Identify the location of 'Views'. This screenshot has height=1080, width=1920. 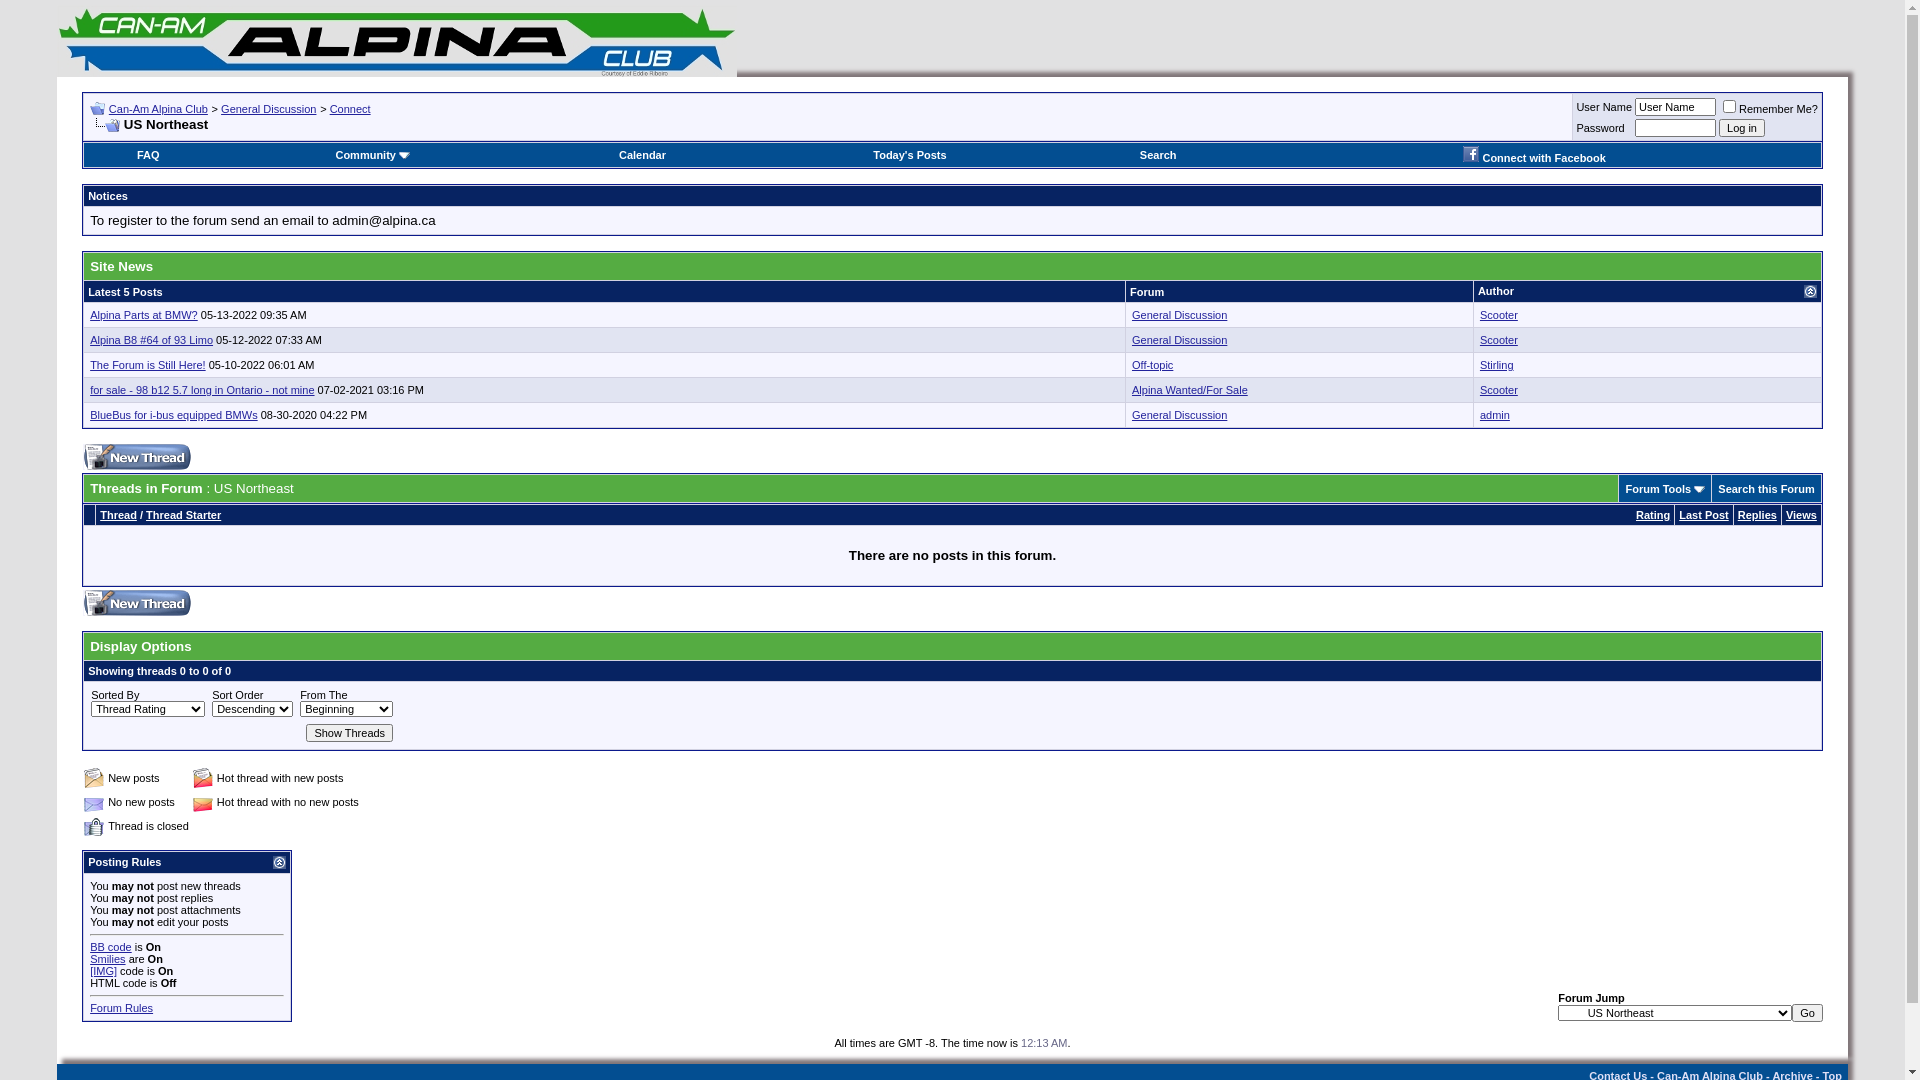
(1785, 514).